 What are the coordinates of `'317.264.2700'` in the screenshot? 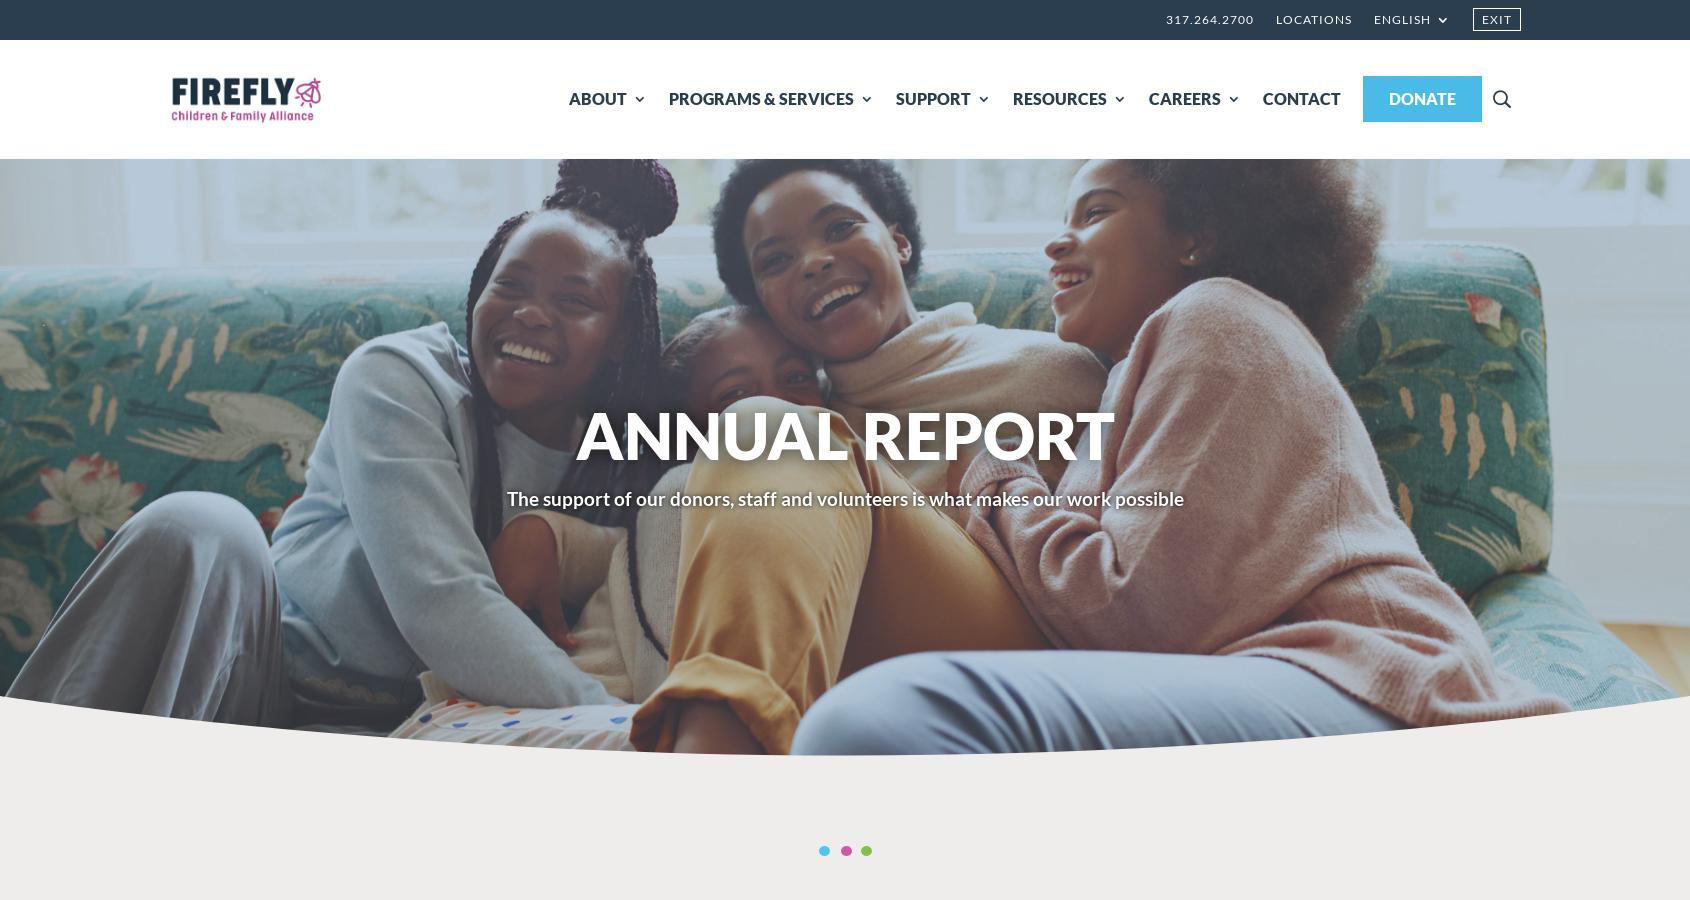 It's located at (1165, 18).